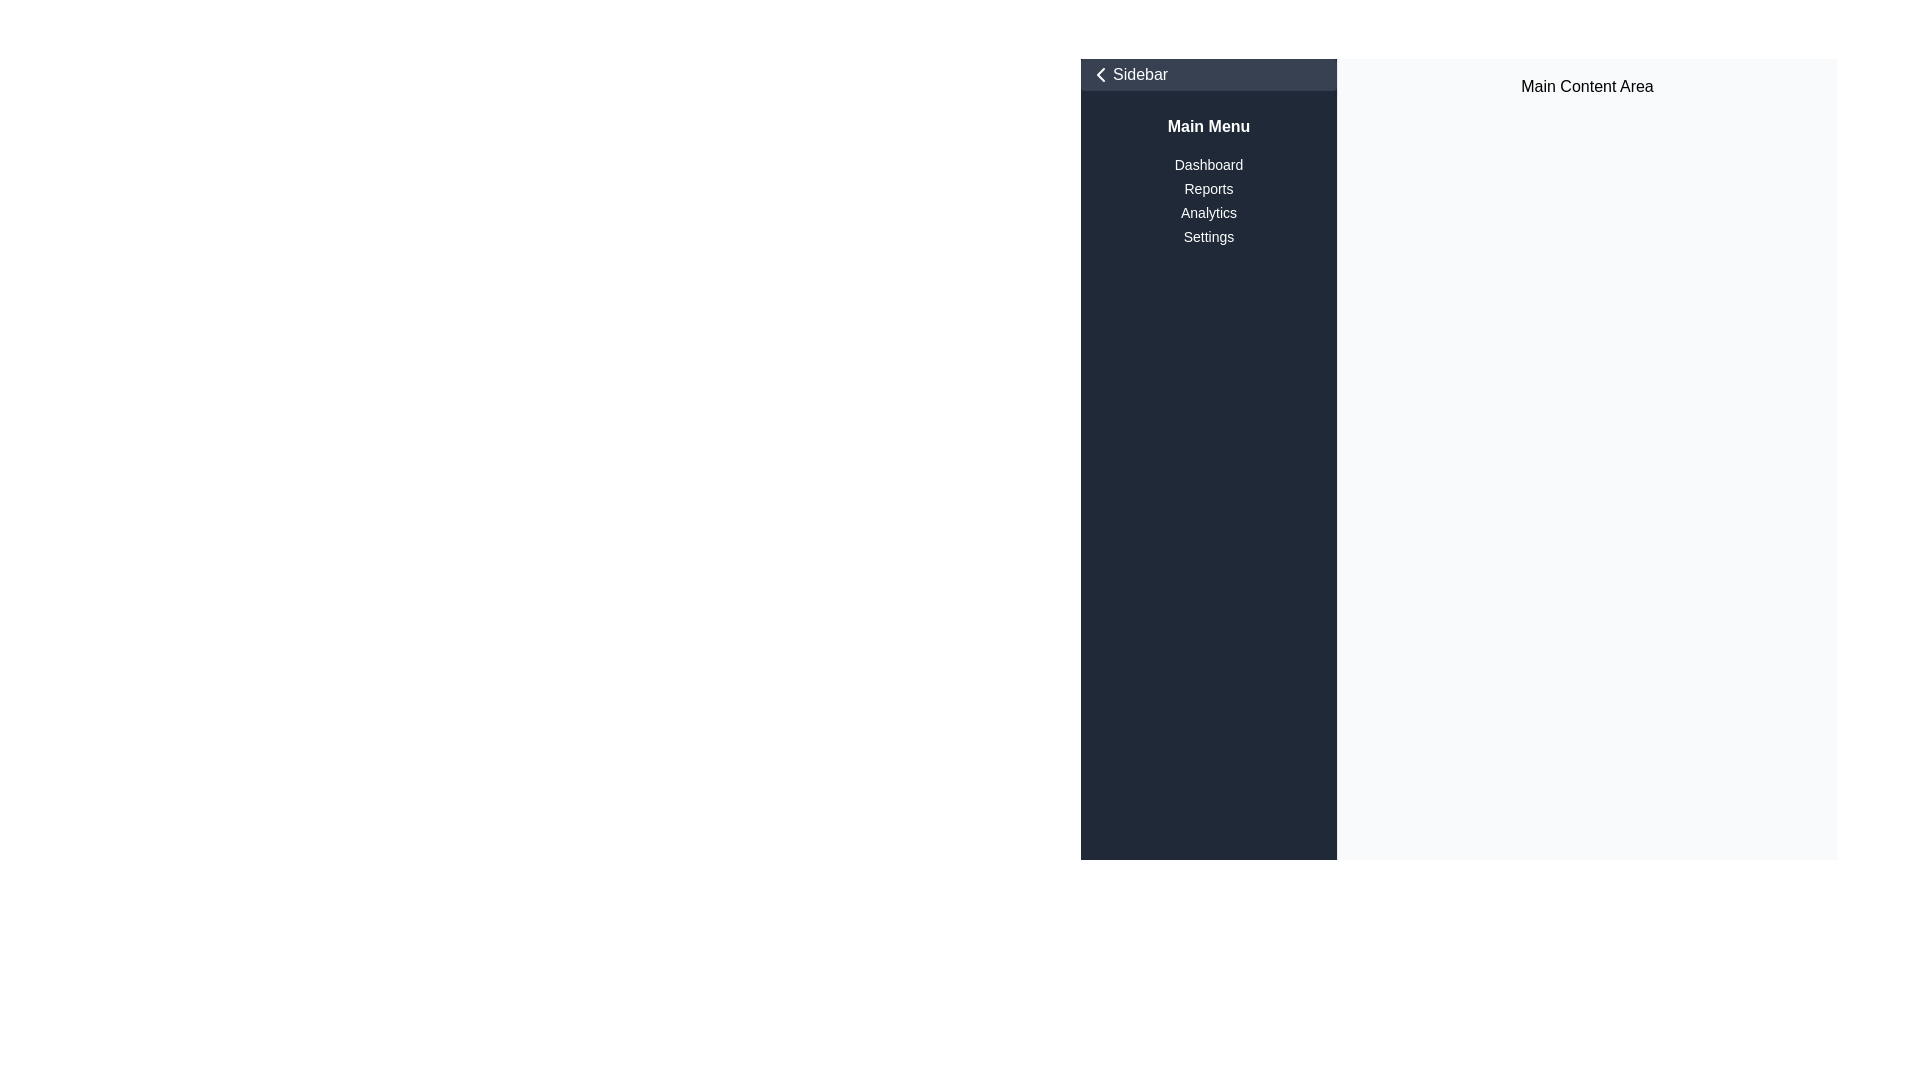 This screenshot has height=1080, width=1920. What do you see at coordinates (1099, 73) in the screenshot?
I see `the navigation icon located in the top-left corner of the interface, adjacent to the sidebar, which indicates a backward action` at bounding box center [1099, 73].